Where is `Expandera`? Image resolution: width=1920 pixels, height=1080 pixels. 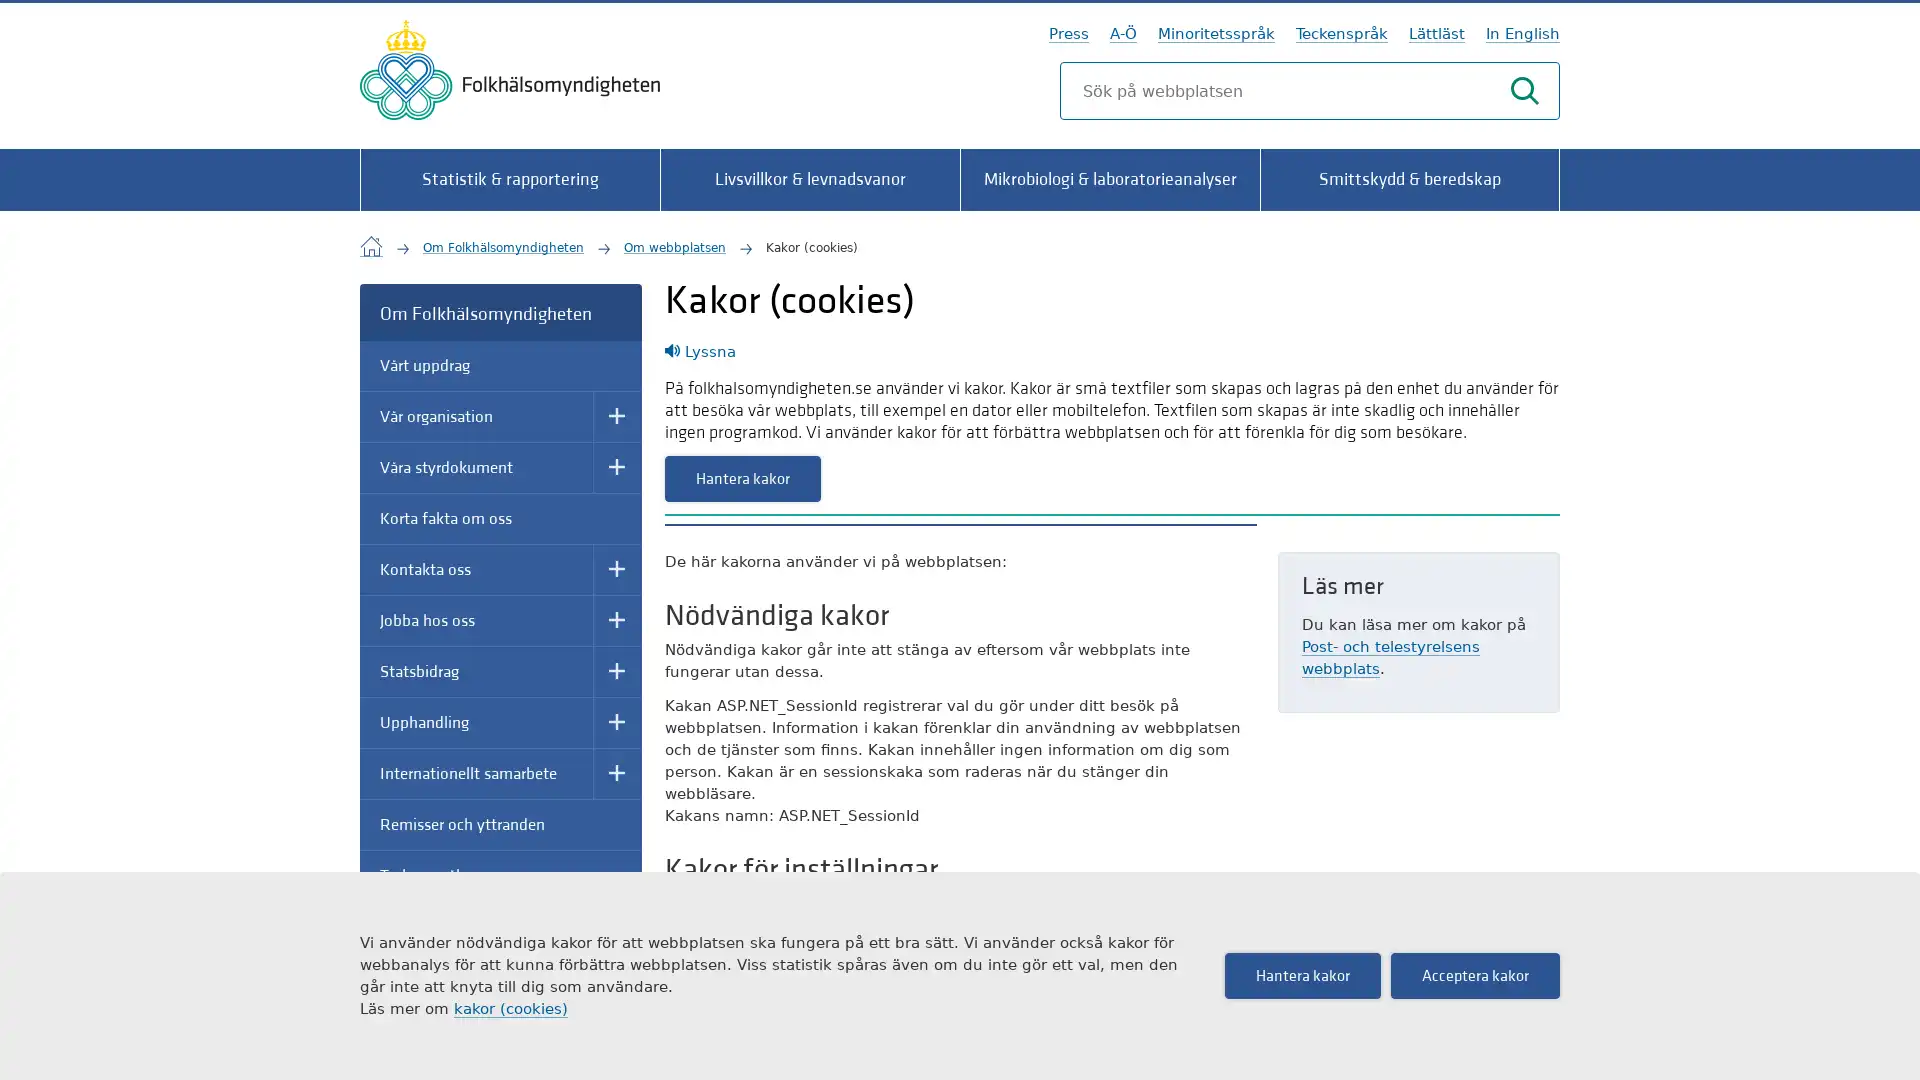
Expandera is located at coordinates (616, 773).